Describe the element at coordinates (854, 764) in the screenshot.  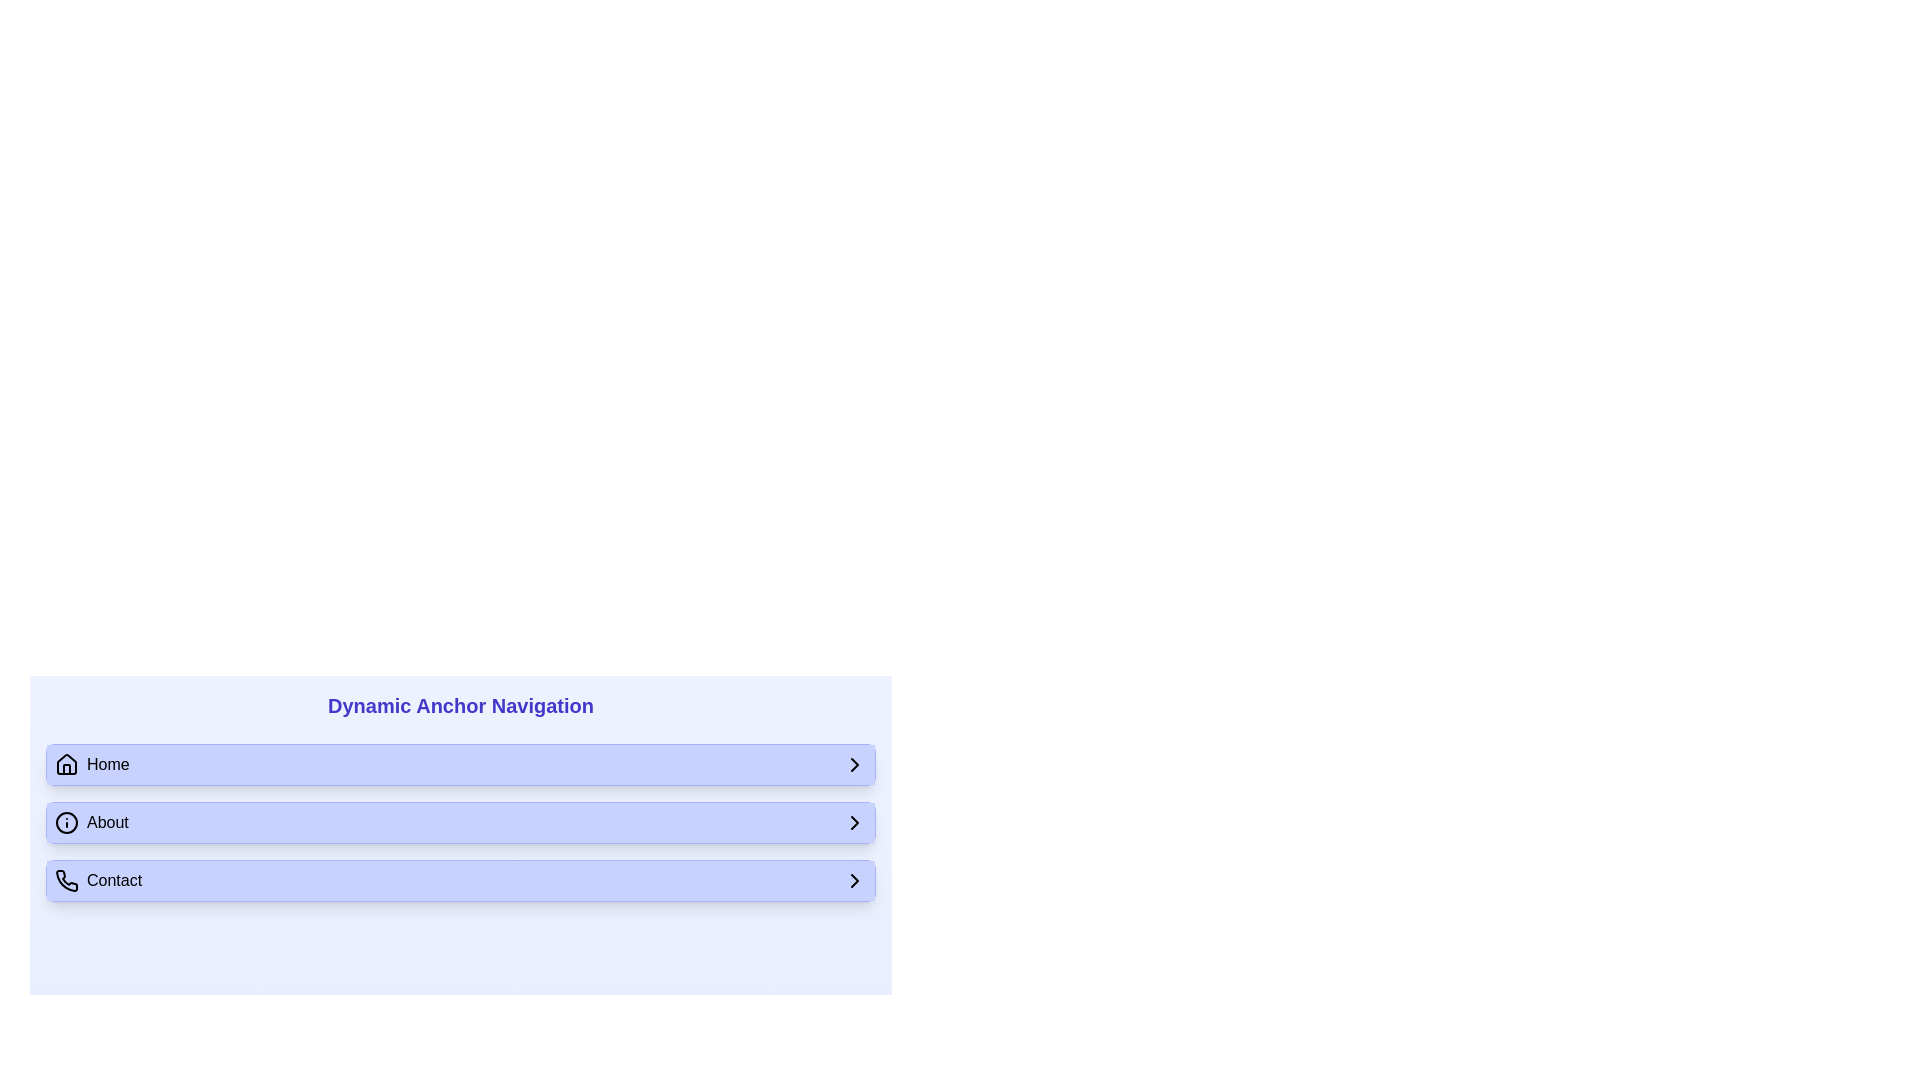
I see `the icon on the right edge of the 'Home' button in the vertical menu` at that location.